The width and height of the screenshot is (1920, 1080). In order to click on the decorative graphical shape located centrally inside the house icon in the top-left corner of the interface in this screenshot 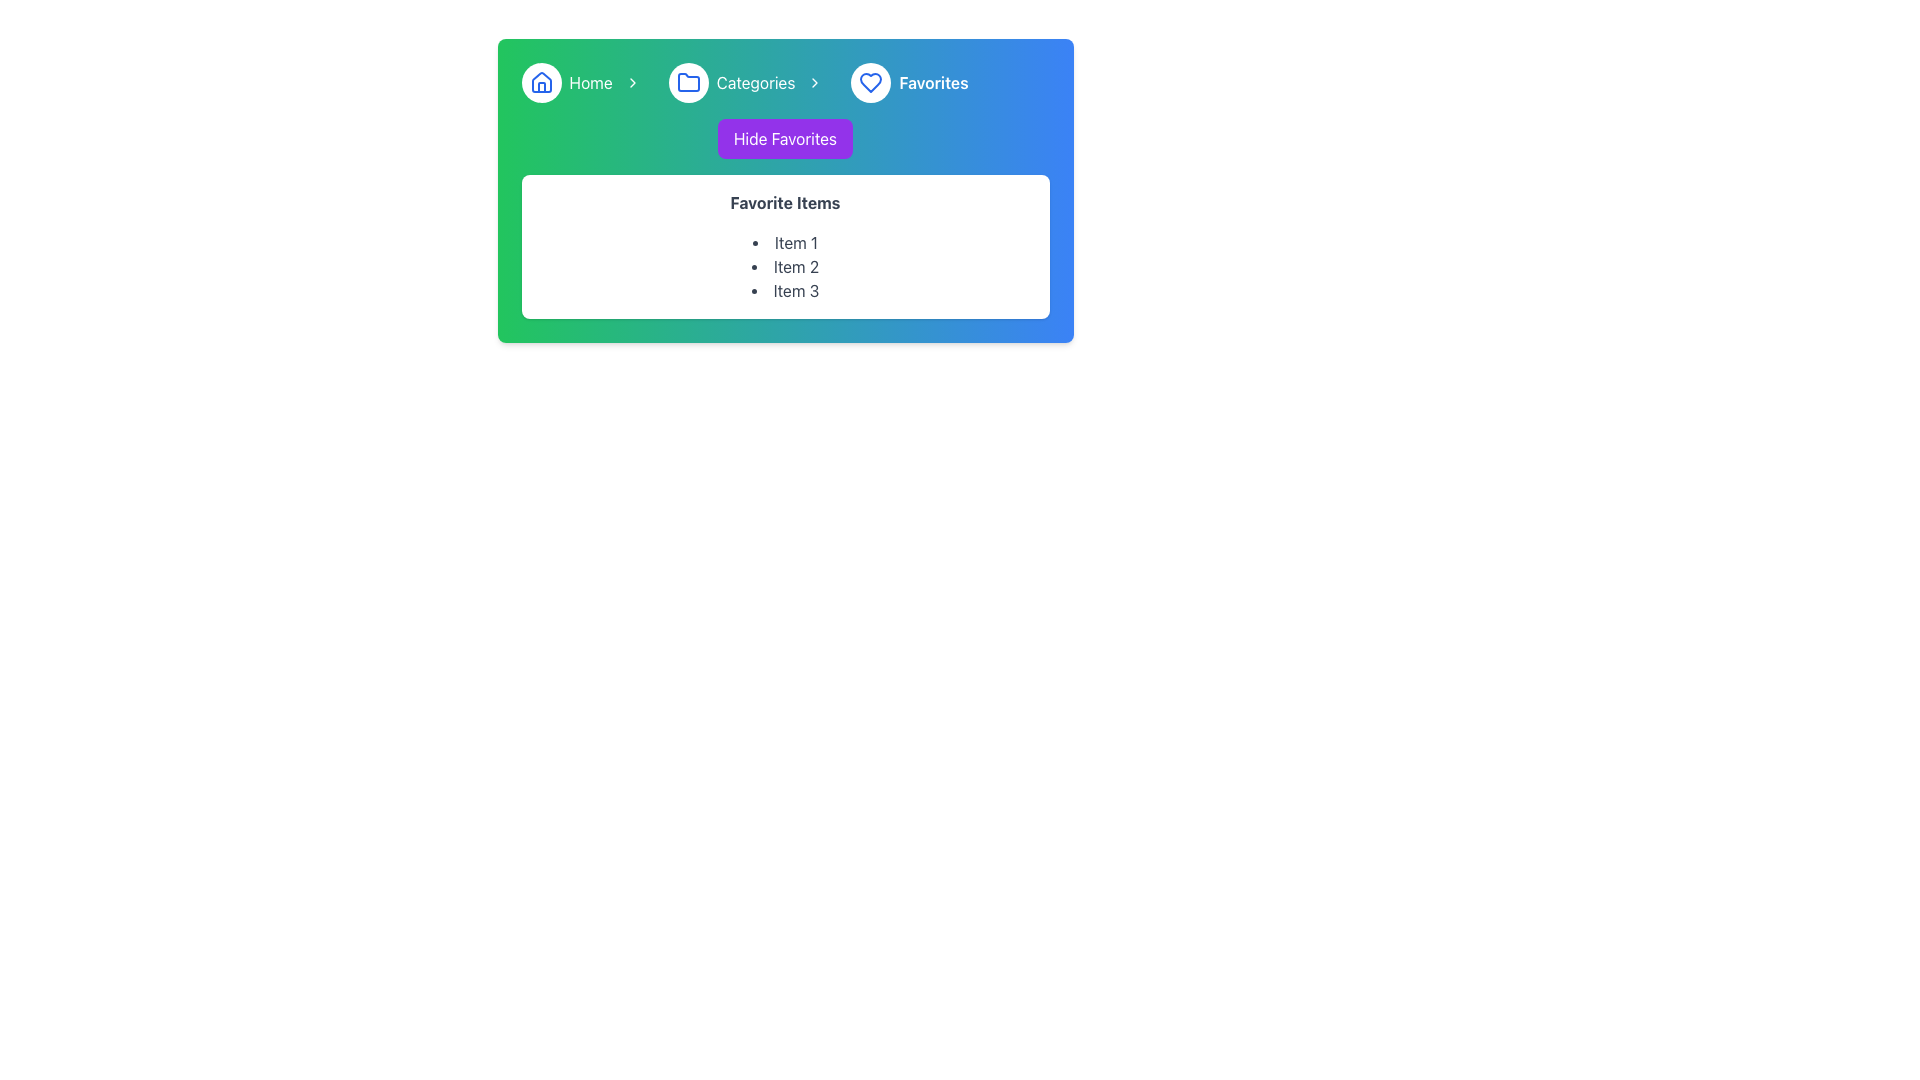, I will do `click(541, 86)`.